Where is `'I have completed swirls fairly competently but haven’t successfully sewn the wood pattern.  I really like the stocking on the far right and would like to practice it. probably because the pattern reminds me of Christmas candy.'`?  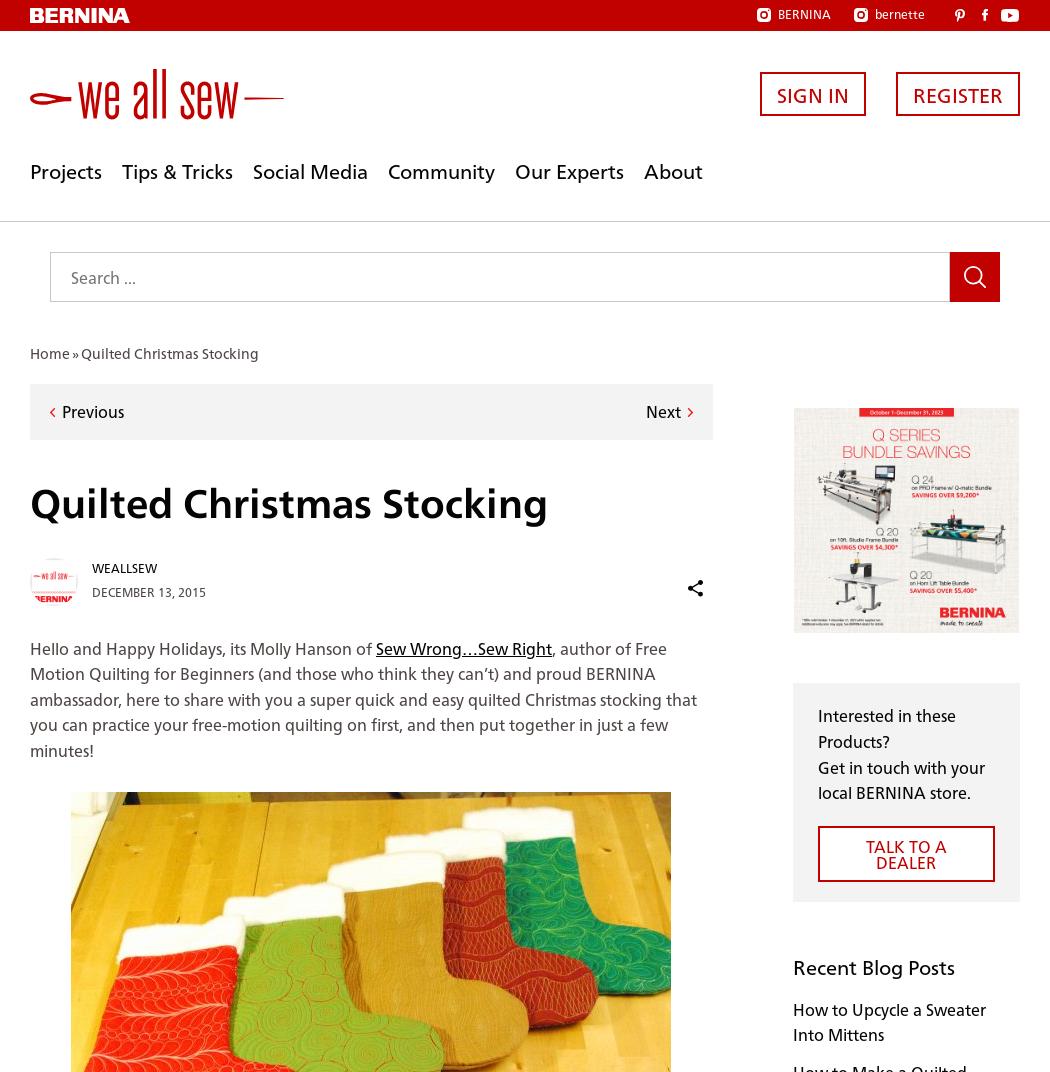
'I have completed swirls fairly competently but haven’t successfully sewn the wood pattern.  I really like the stocking on the far right and would like to practice it. probably because the pattern reminds me of Christmas candy.' is located at coordinates (367, 630).